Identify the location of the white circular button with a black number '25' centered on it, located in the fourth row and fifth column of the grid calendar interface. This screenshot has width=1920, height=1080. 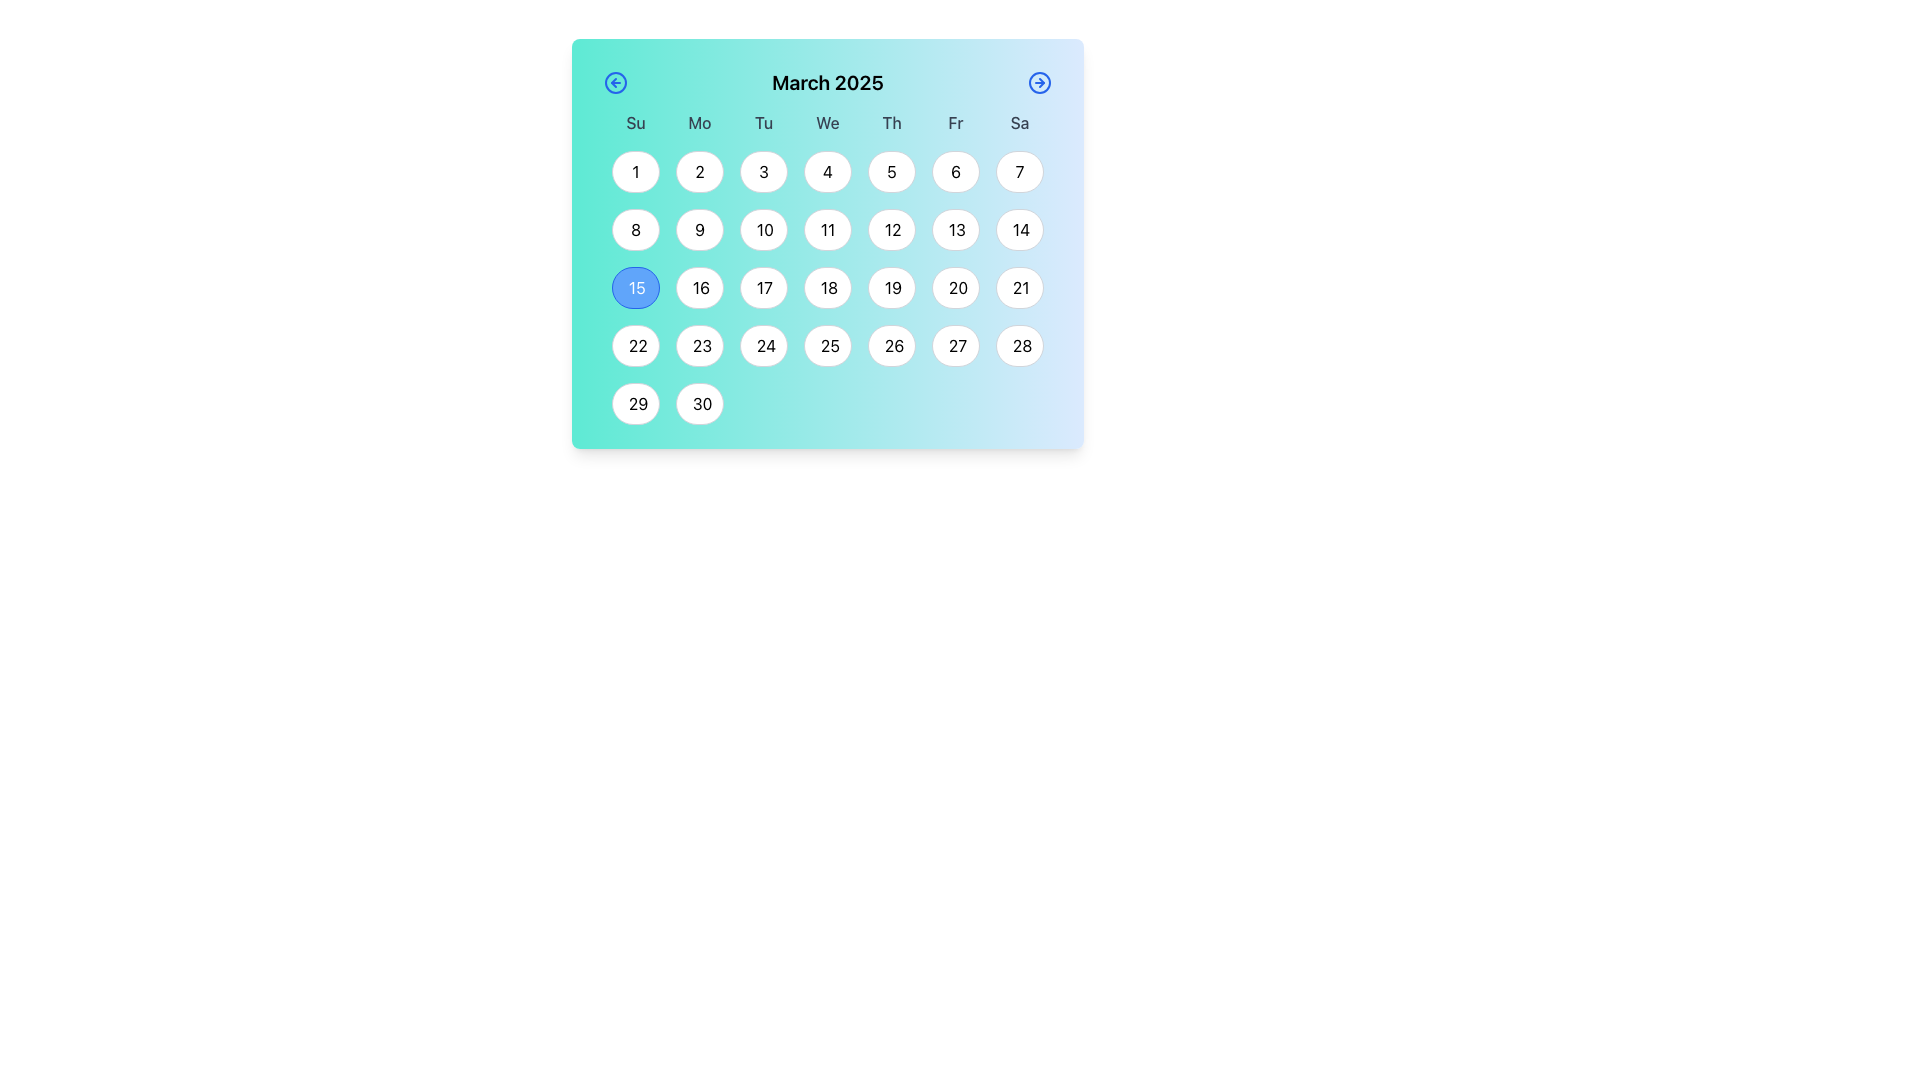
(828, 345).